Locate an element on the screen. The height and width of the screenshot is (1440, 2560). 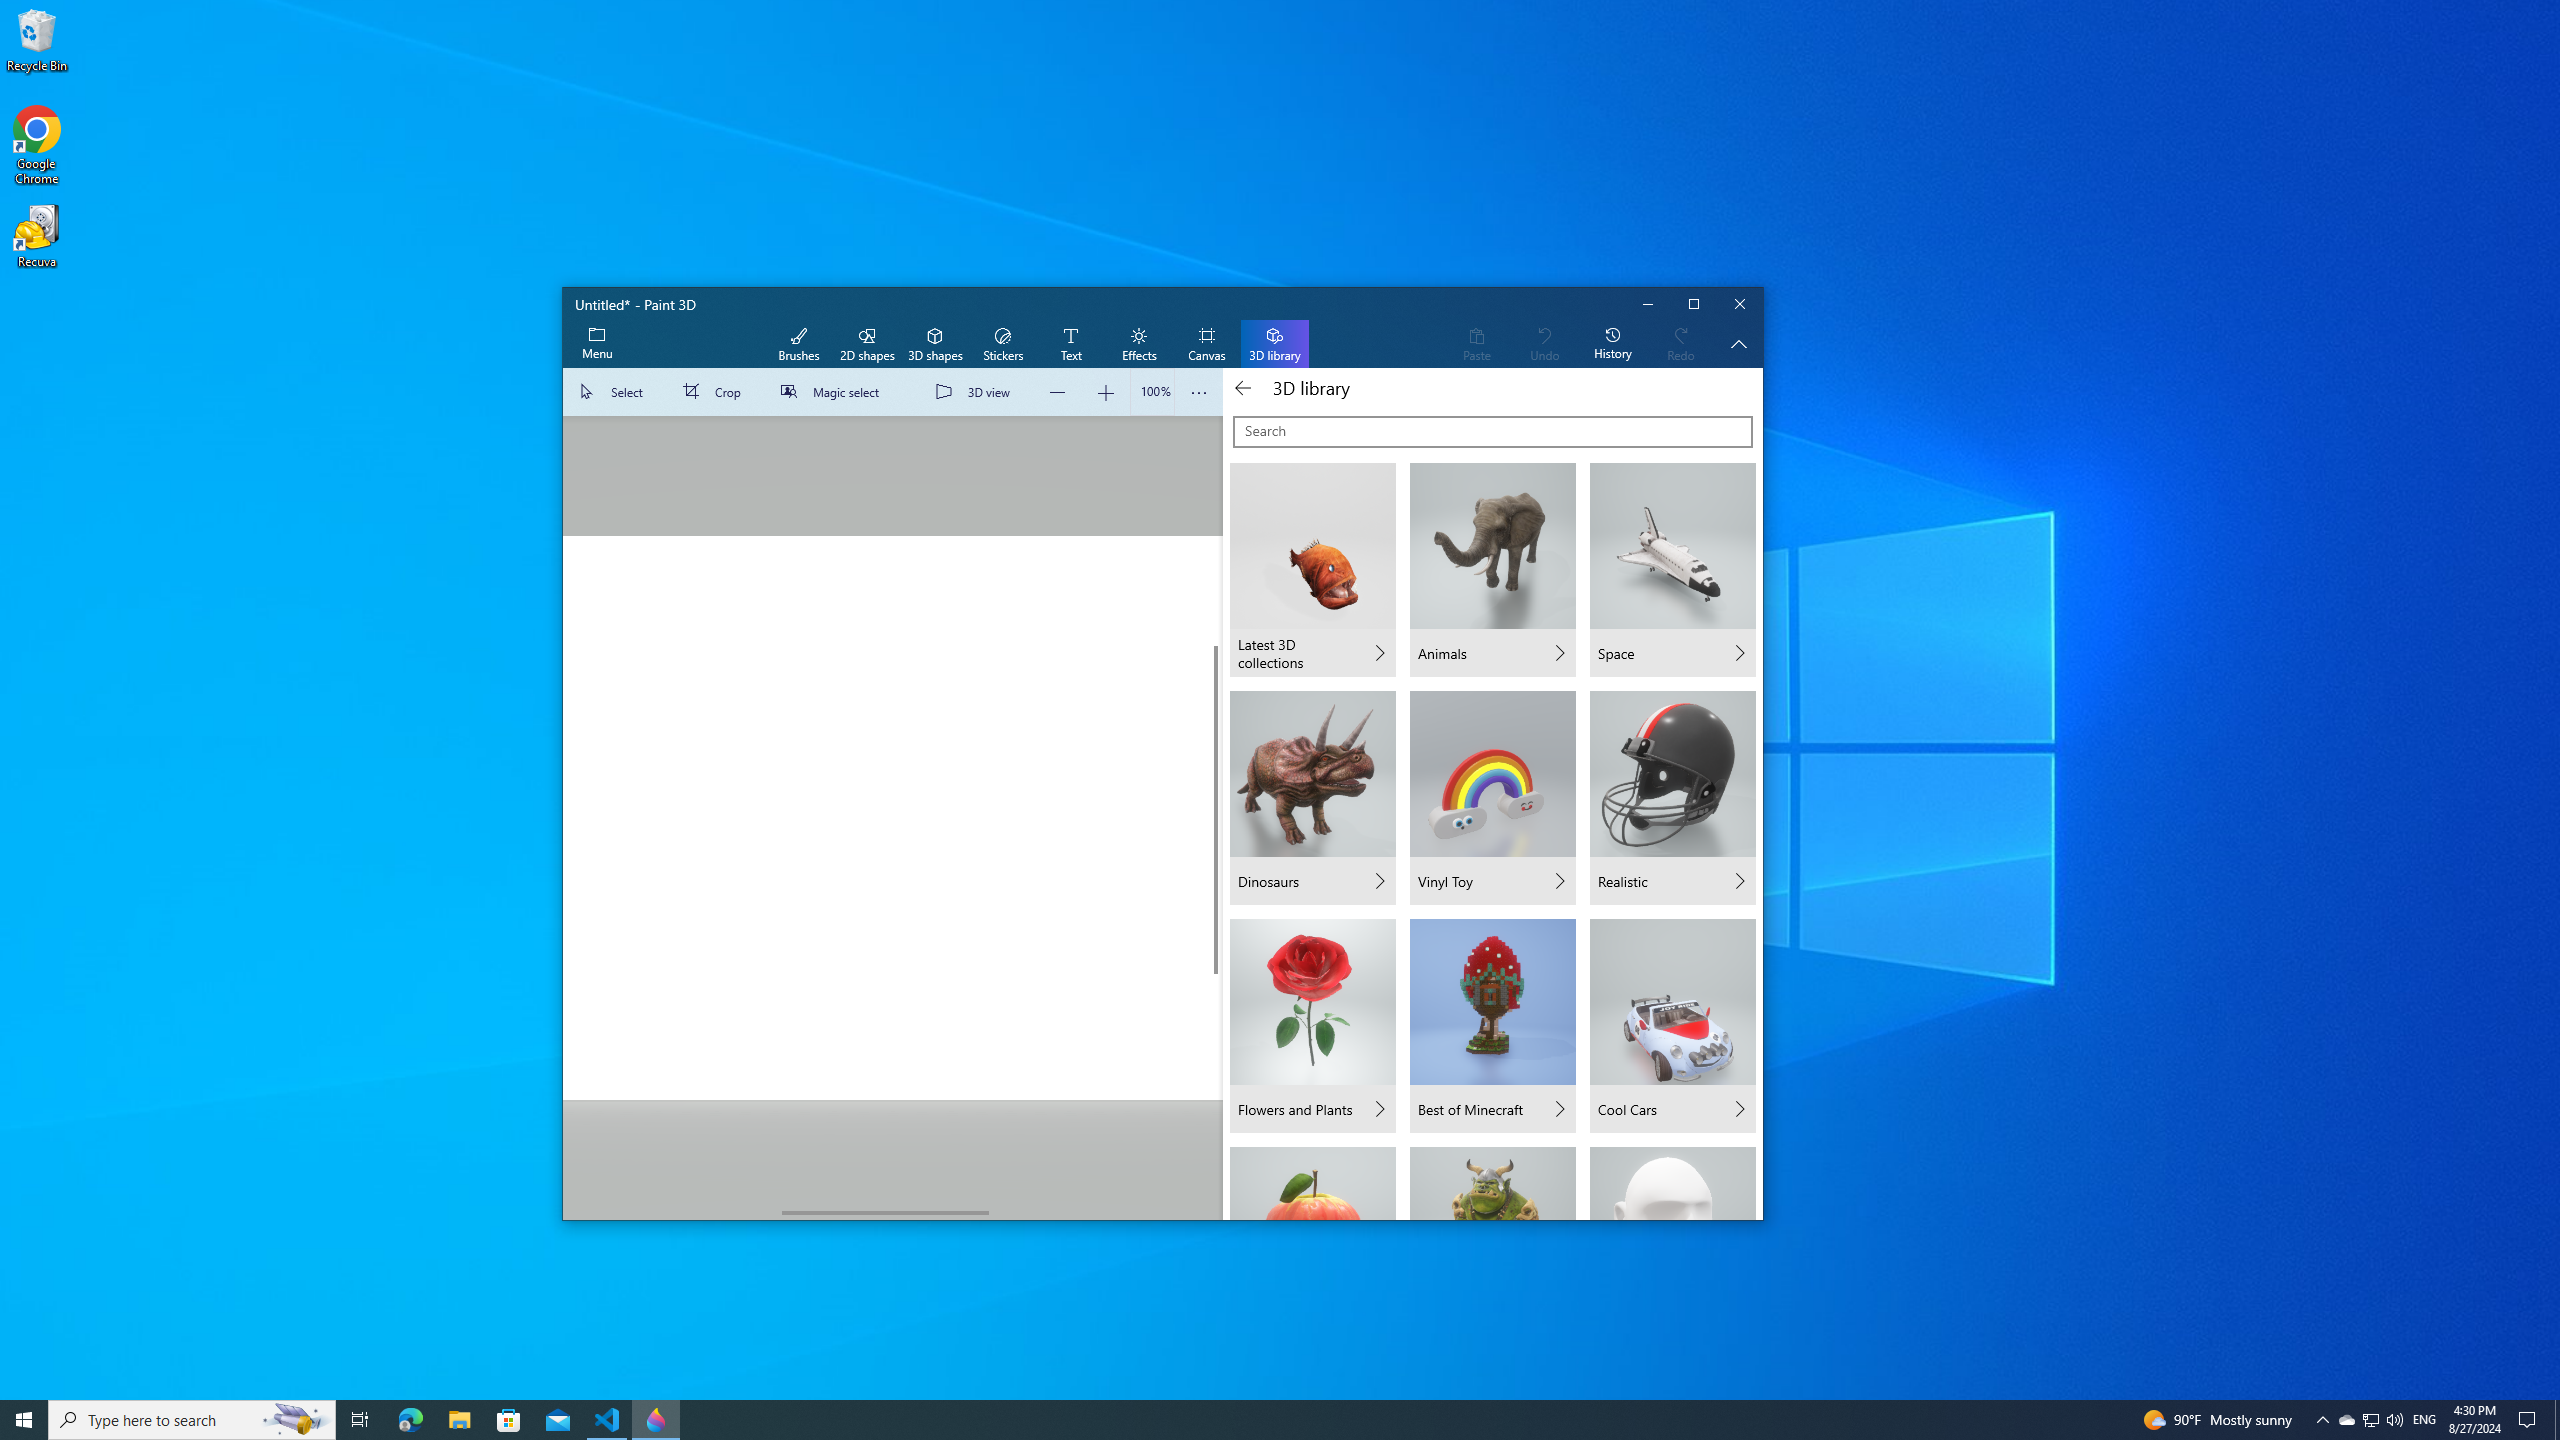
'Best of Minecraft' is located at coordinates (1491, 1026).